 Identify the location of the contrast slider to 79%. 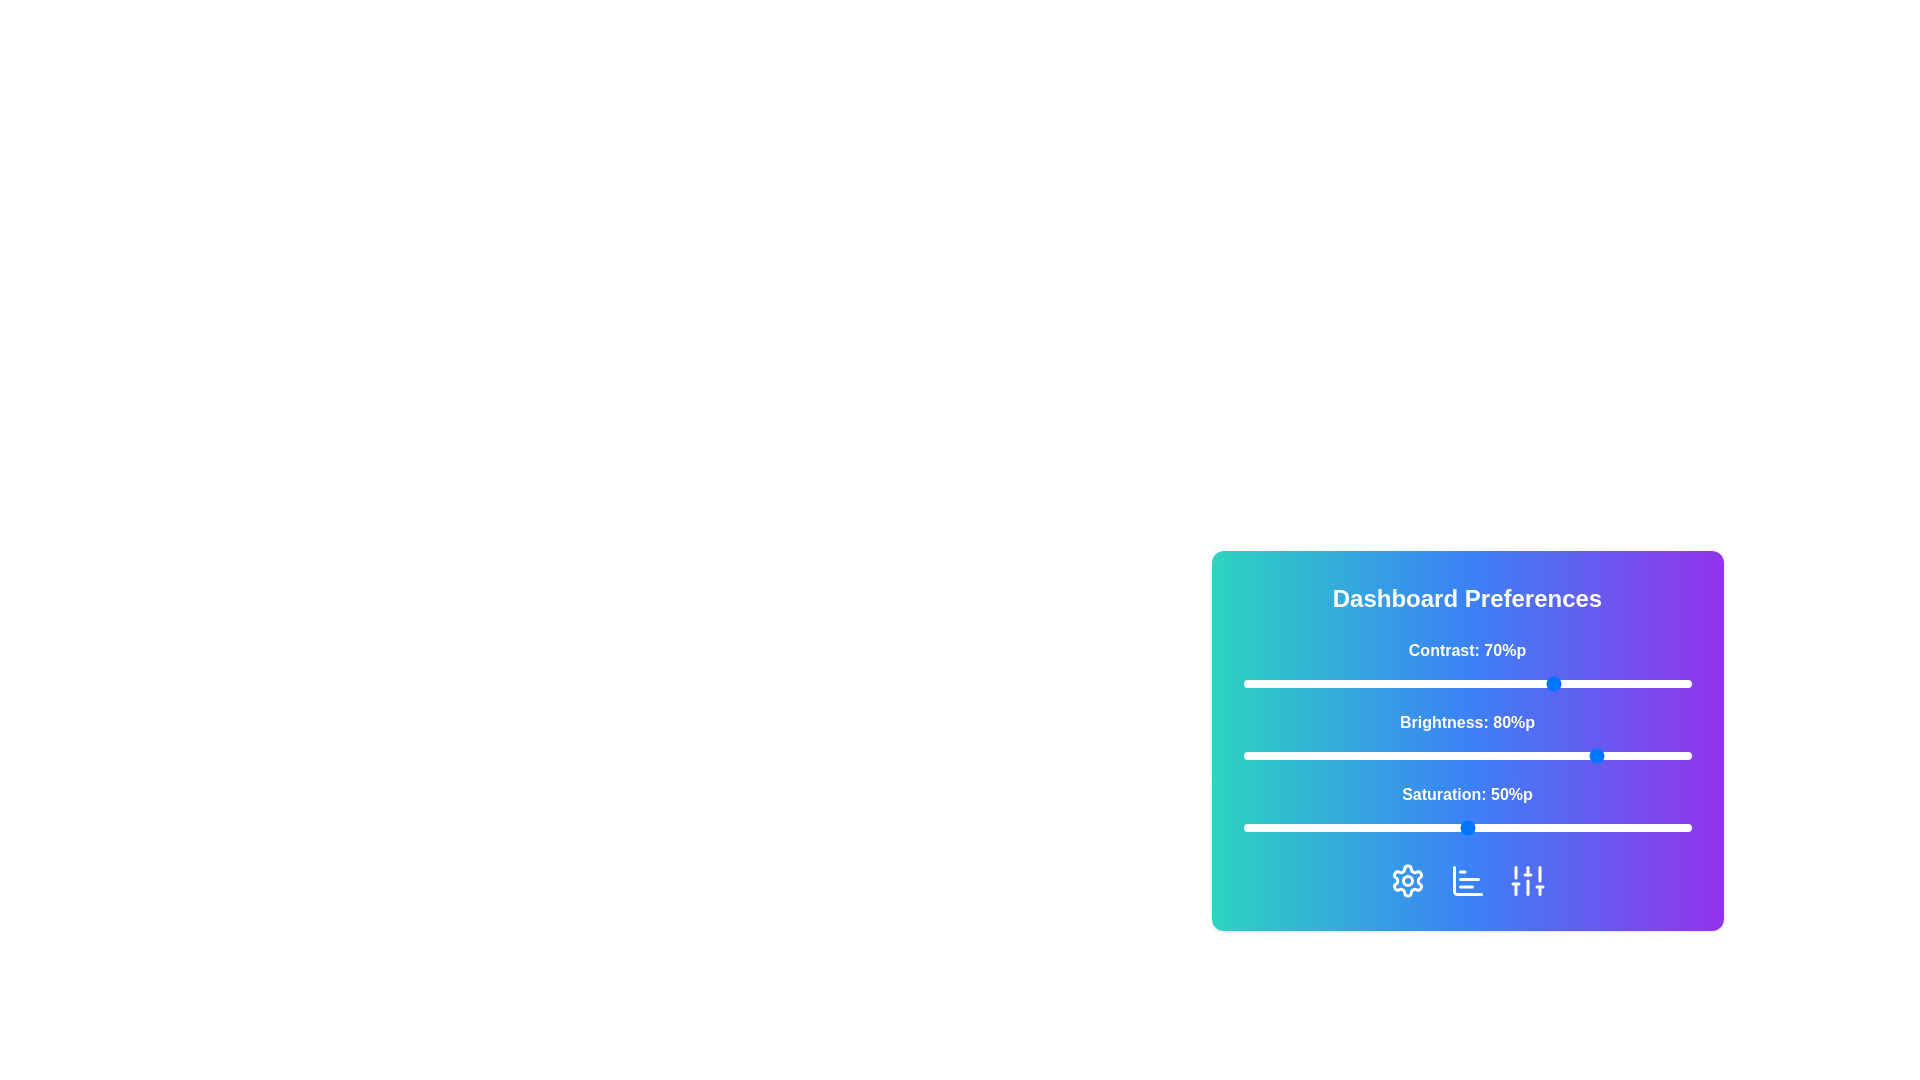
(1596, 682).